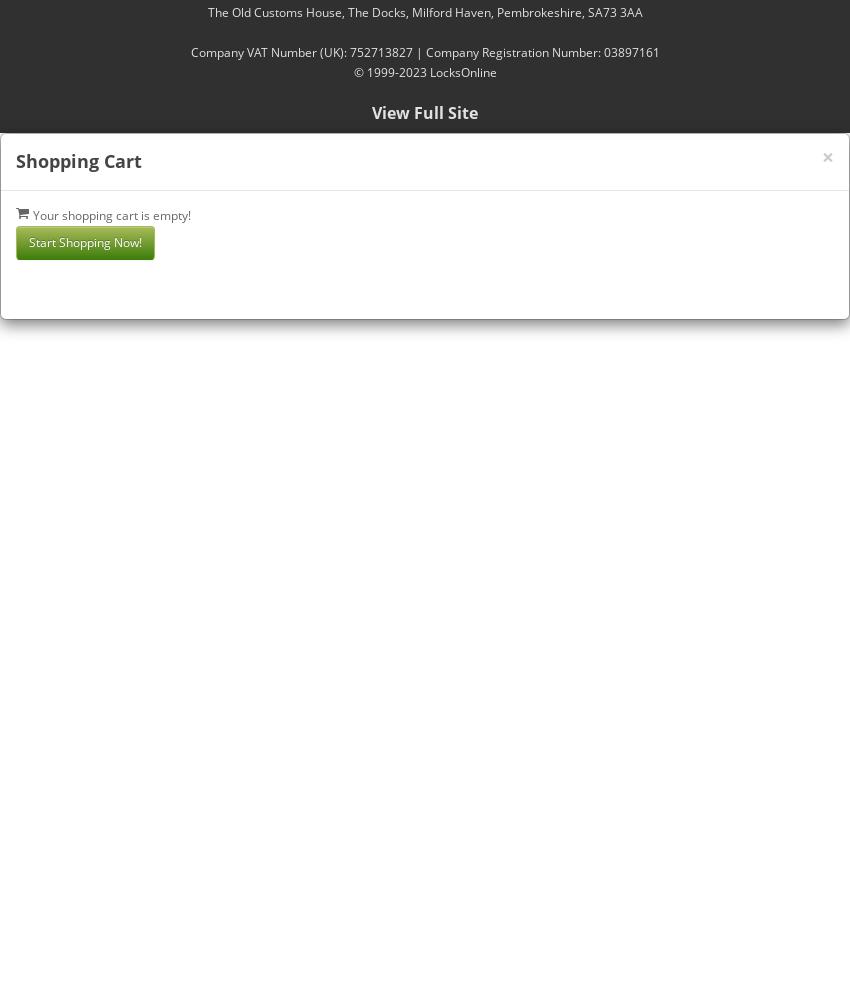 The image size is (850, 1000). Describe the element at coordinates (352, 71) in the screenshot. I see `'© 1999-2023 LocksOnline'` at that location.